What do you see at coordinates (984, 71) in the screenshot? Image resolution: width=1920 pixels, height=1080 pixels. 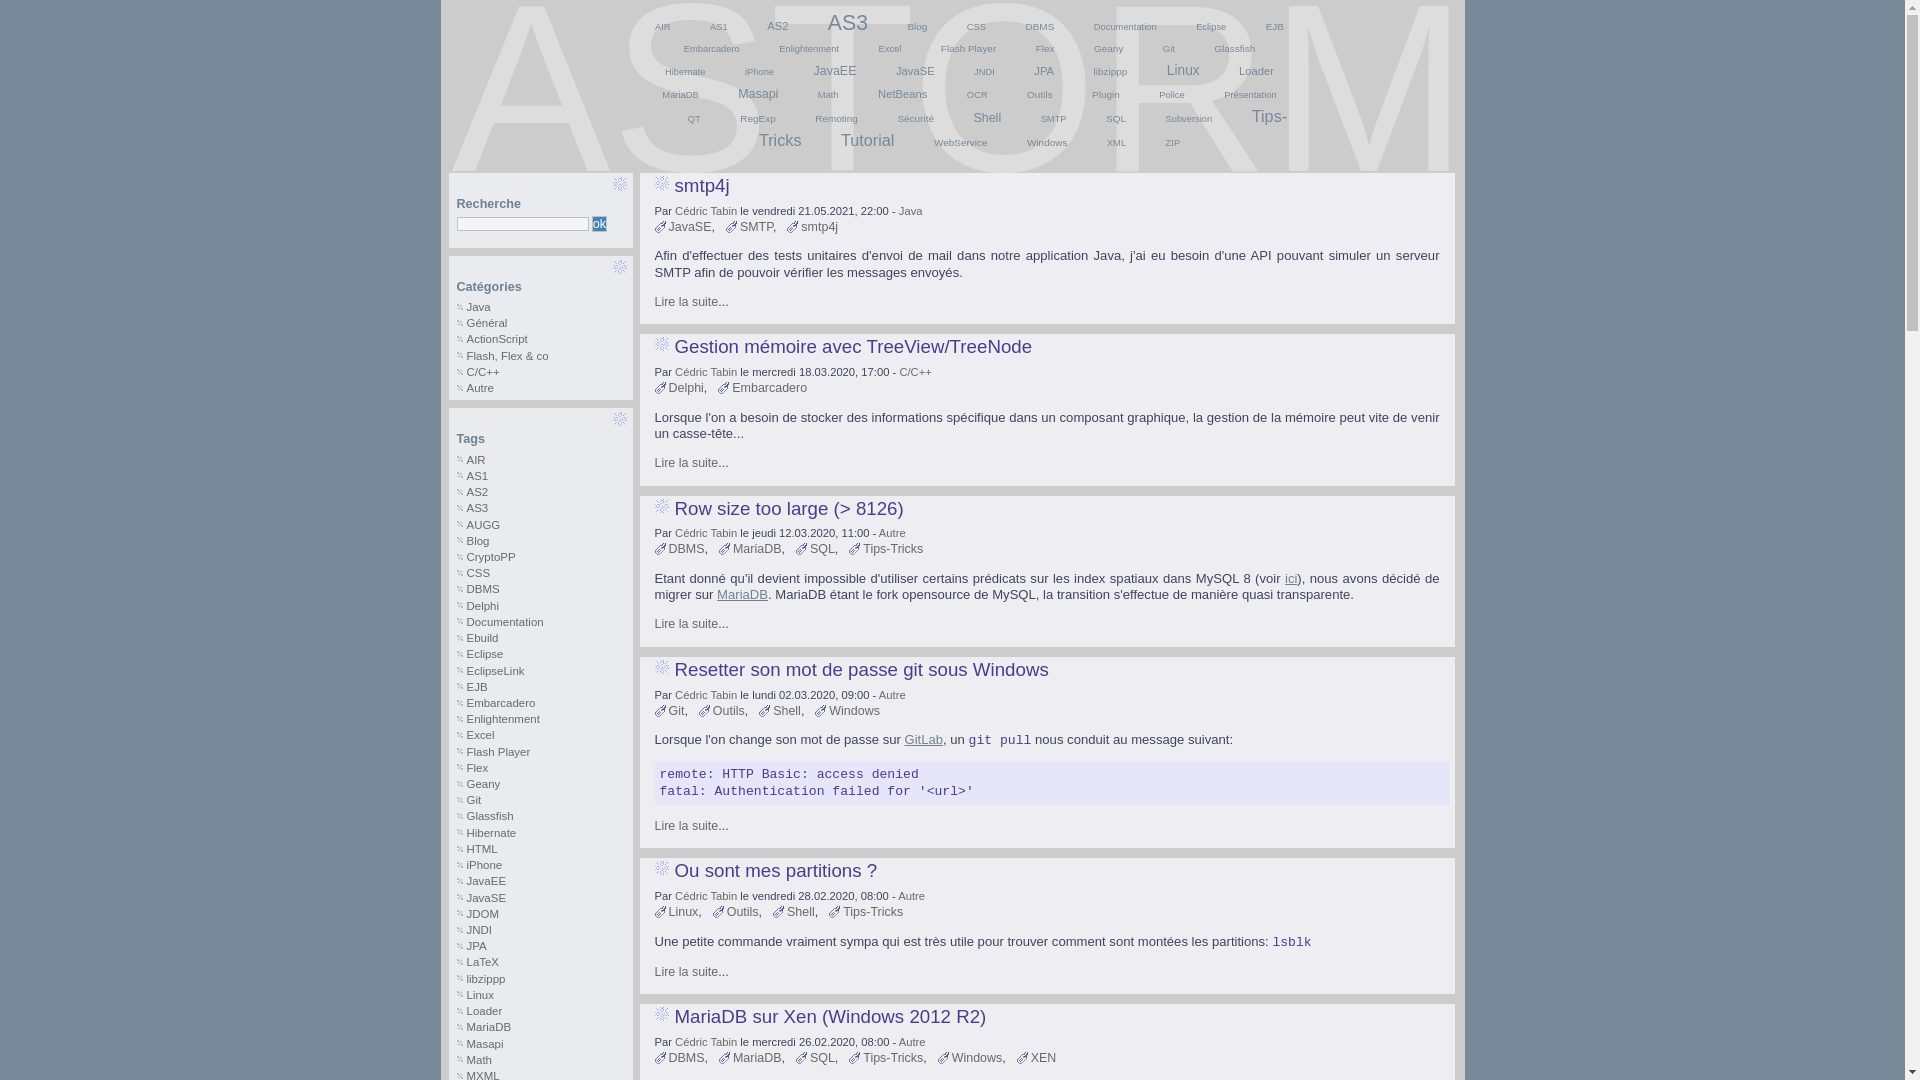 I see `'JNDI'` at bounding box center [984, 71].